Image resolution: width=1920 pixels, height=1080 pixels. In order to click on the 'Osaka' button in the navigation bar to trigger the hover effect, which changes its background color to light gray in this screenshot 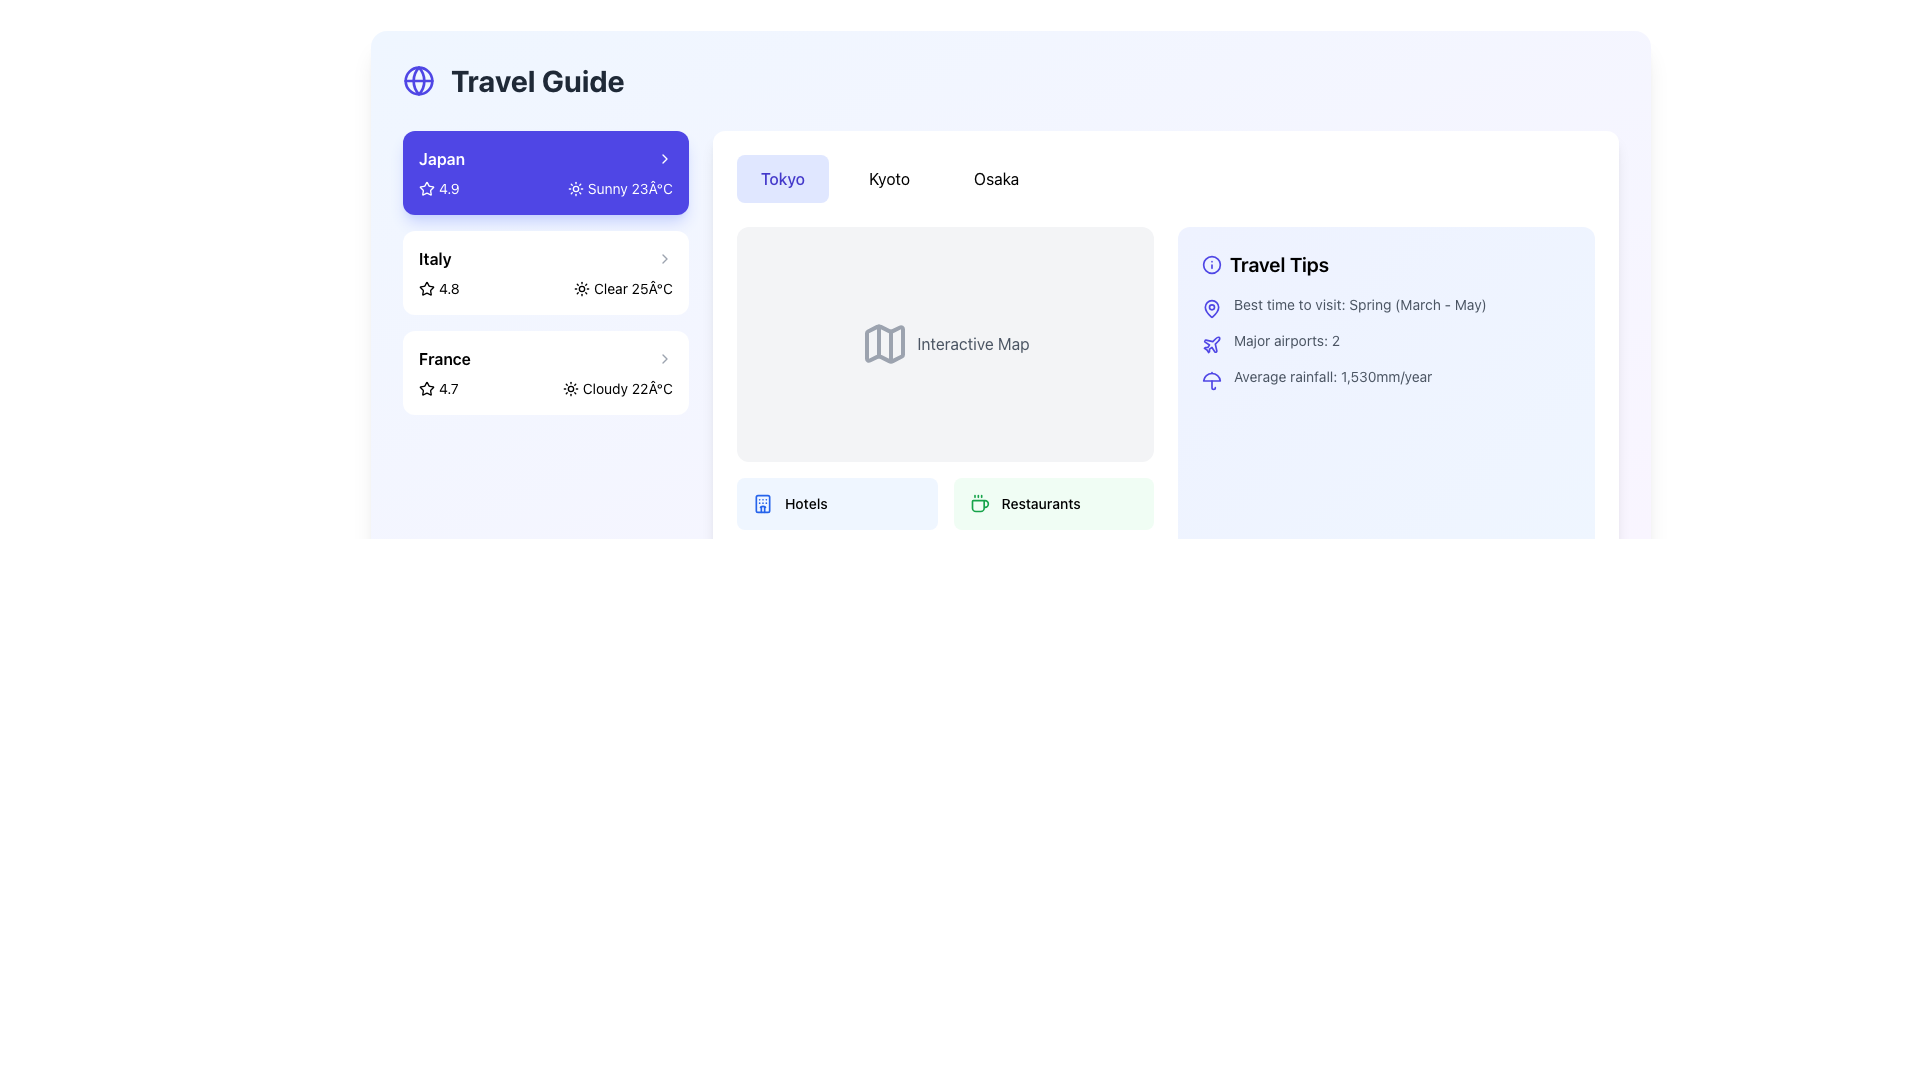, I will do `click(996, 177)`.